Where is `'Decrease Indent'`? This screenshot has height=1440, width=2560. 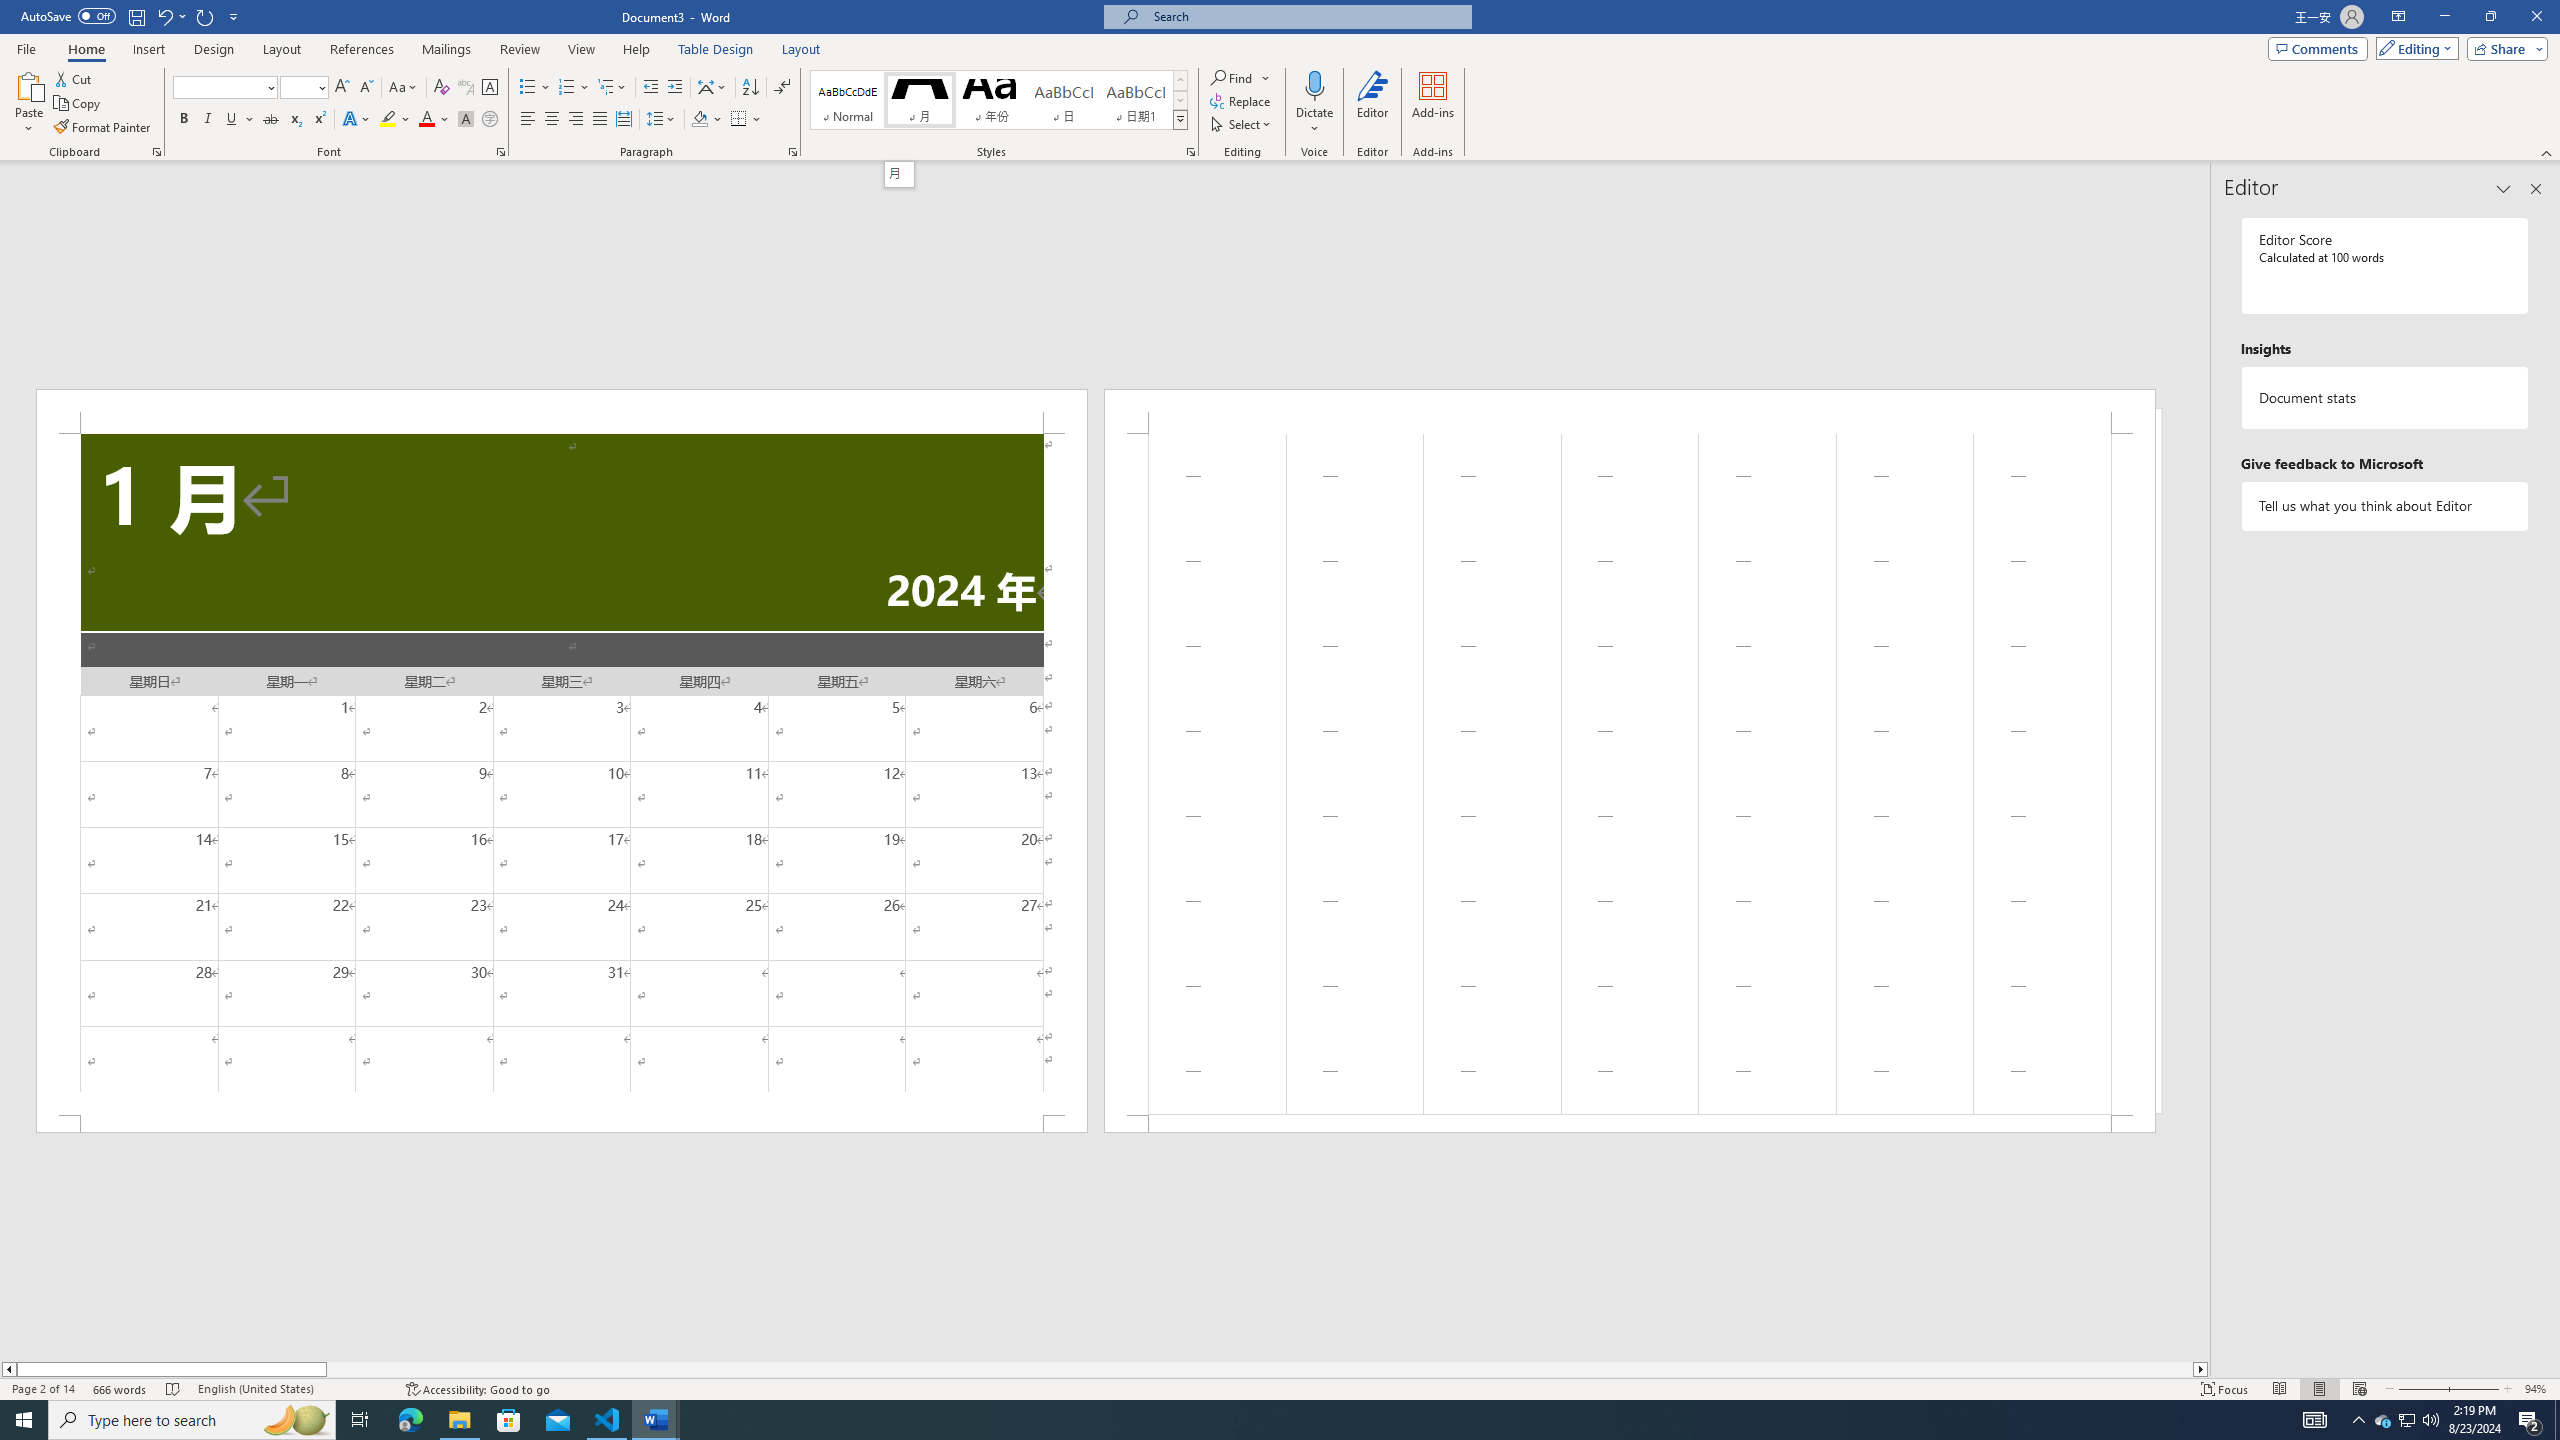
'Decrease Indent' is located at coordinates (651, 87).